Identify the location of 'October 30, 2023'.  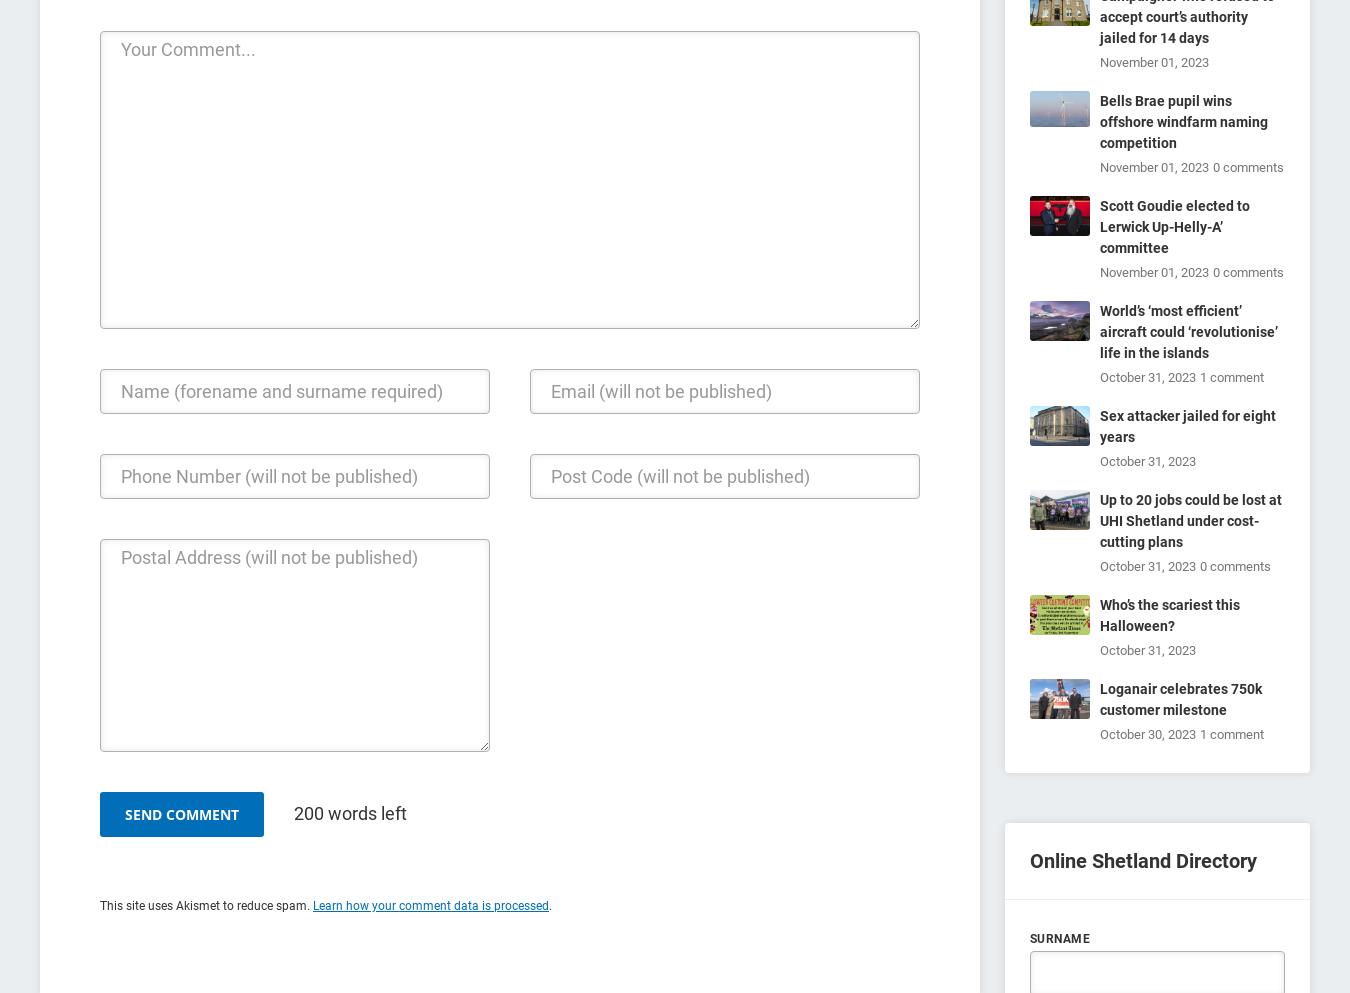
(1147, 734).